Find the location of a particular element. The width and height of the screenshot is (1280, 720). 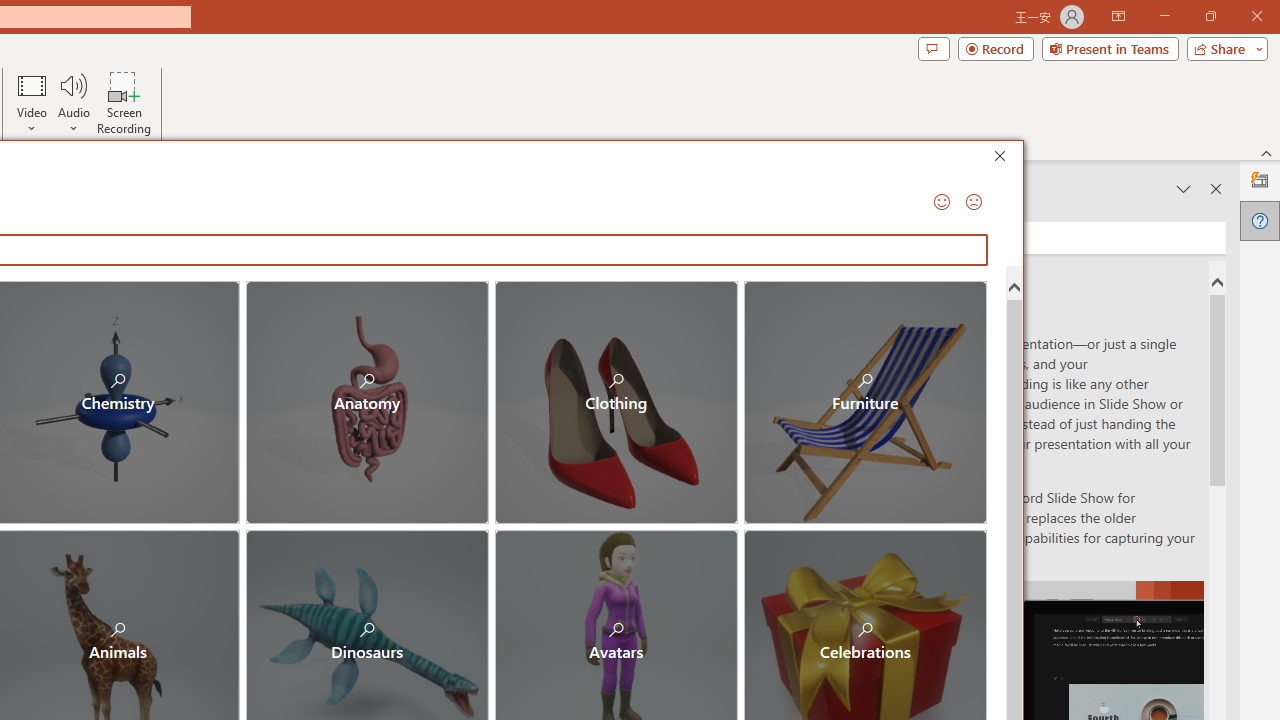

'Send a Smile' is located at coordinates (939, 201).